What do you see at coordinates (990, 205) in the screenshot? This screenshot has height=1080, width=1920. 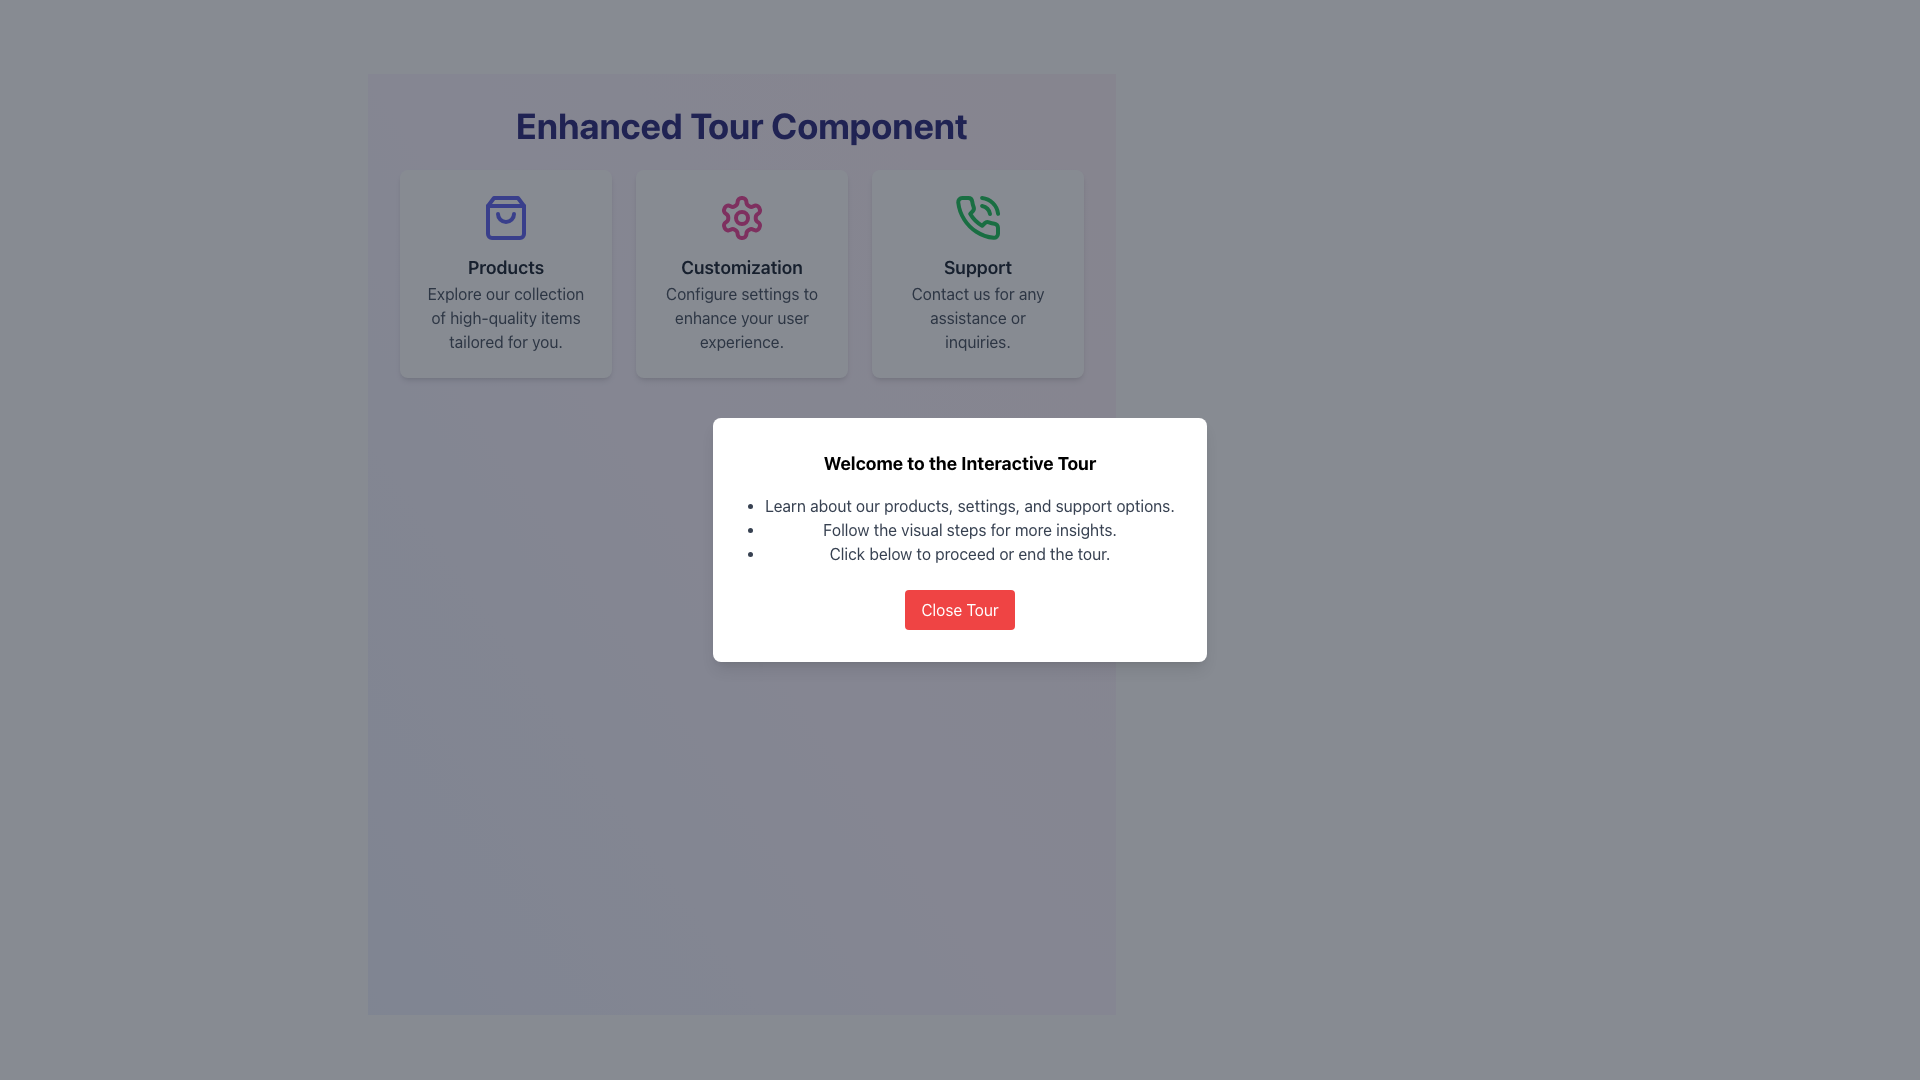 I see `the curved line segment of the phone call icon located in the 'Support' section of the UI, positioned in the top-right part of the icon` at bounding box center [990, 205].